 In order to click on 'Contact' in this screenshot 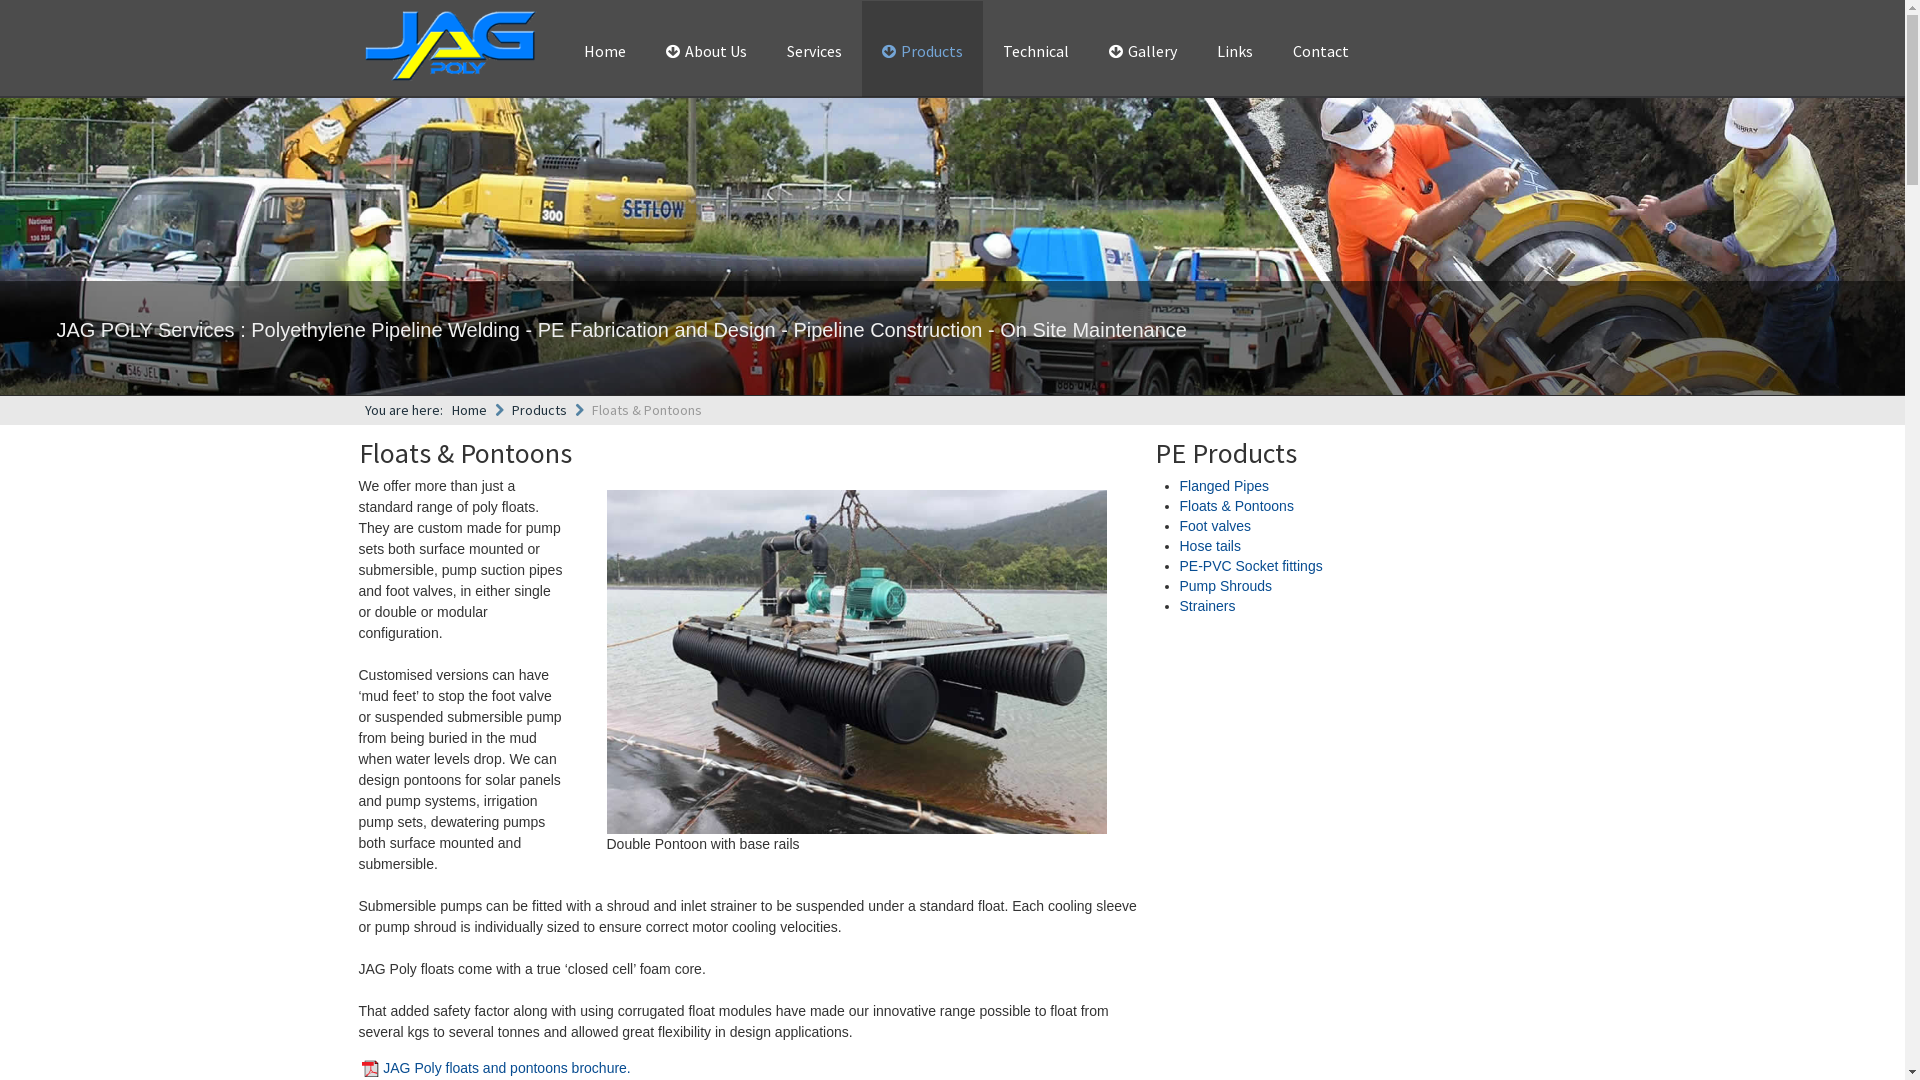, I will do `click(1320, 50)`.